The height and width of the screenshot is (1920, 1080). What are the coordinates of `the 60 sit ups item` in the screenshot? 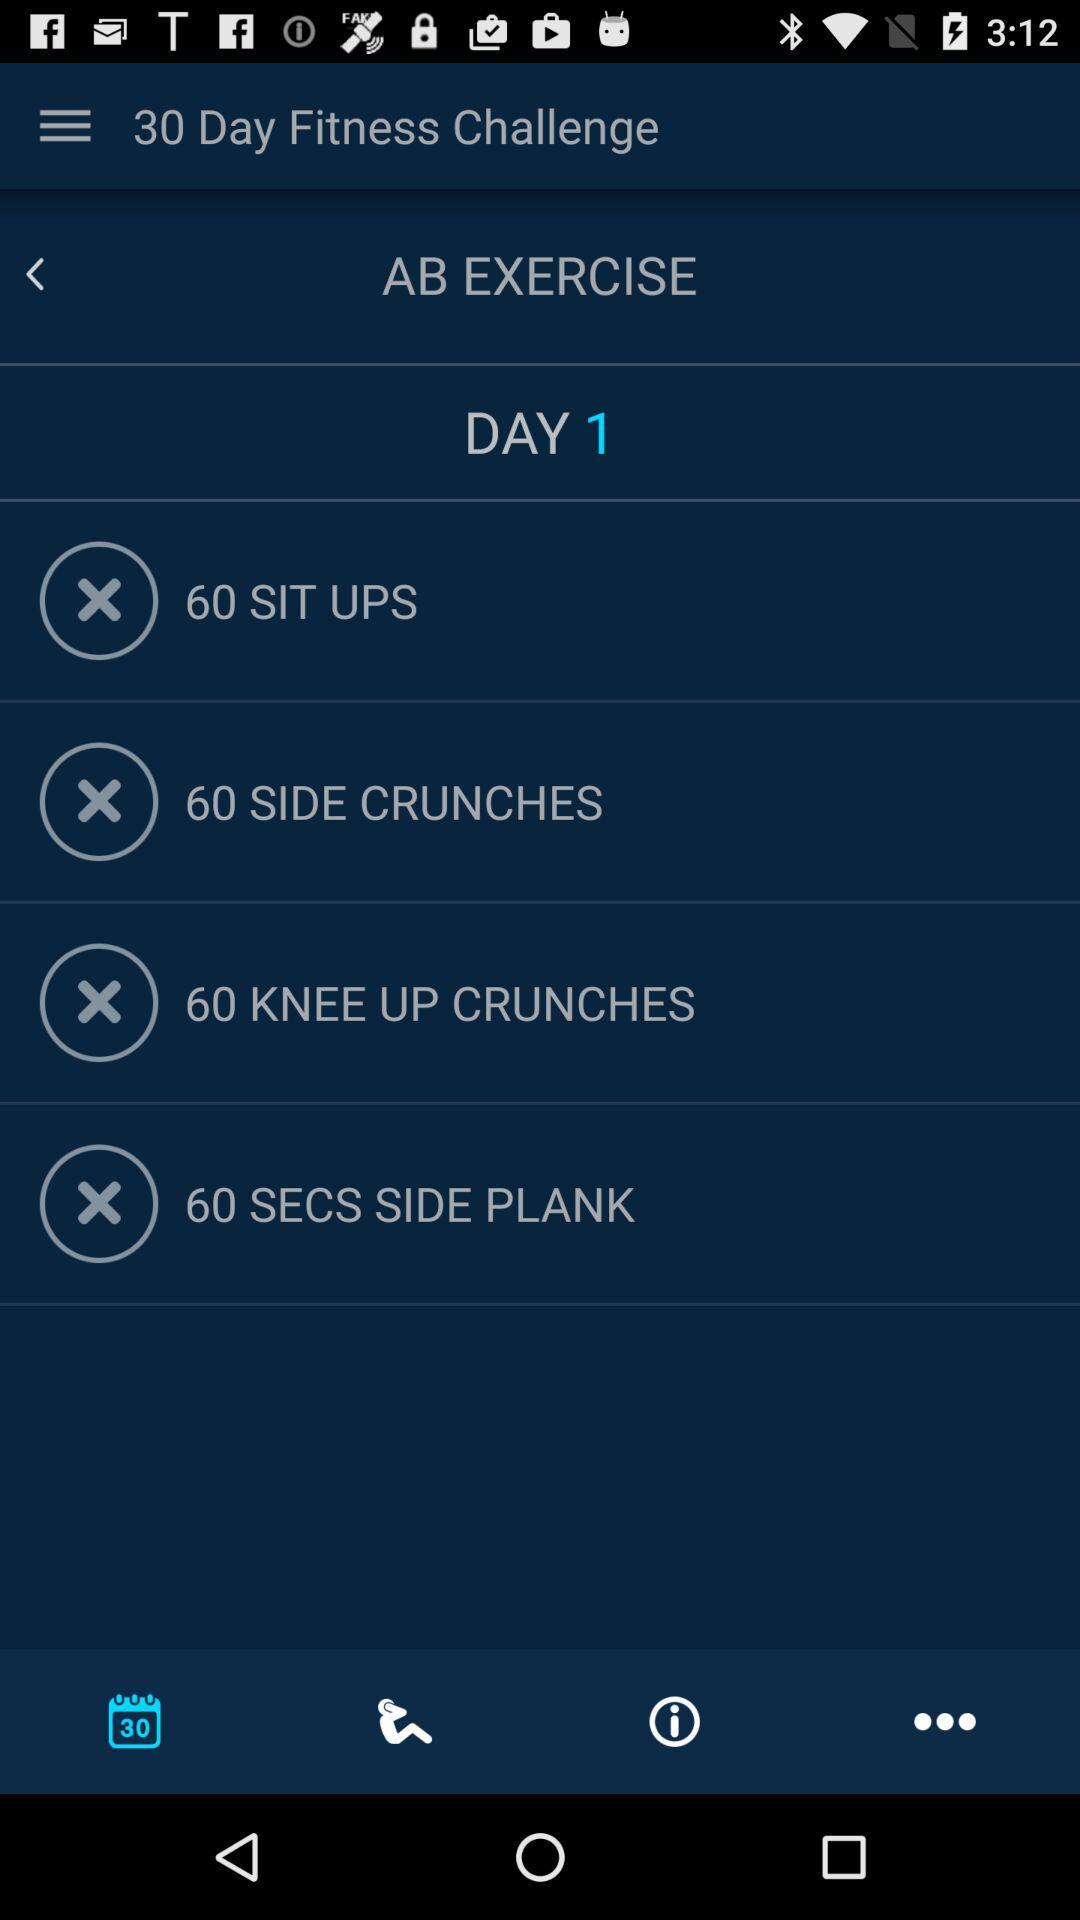 It's located at (611, 599).